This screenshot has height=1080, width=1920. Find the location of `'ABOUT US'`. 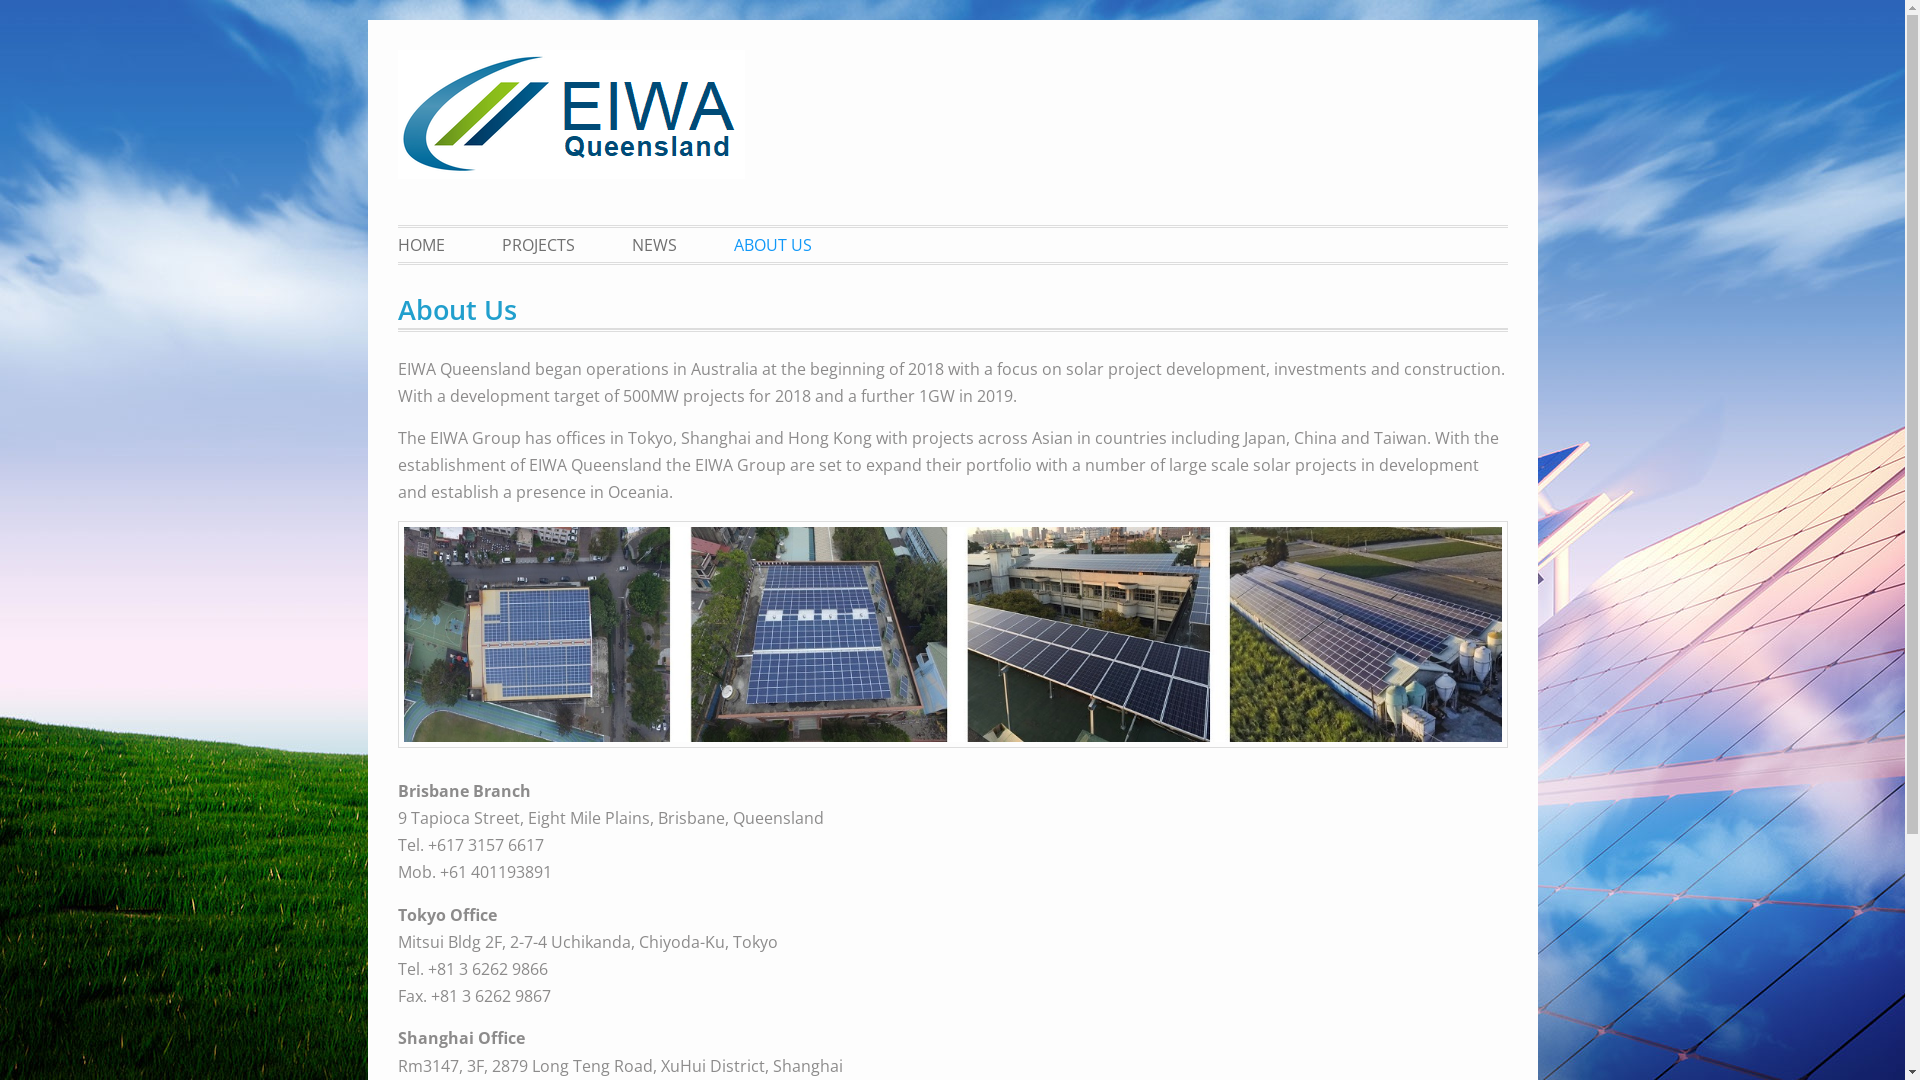

'ABOUT US' is located at coordinates (708, 244).